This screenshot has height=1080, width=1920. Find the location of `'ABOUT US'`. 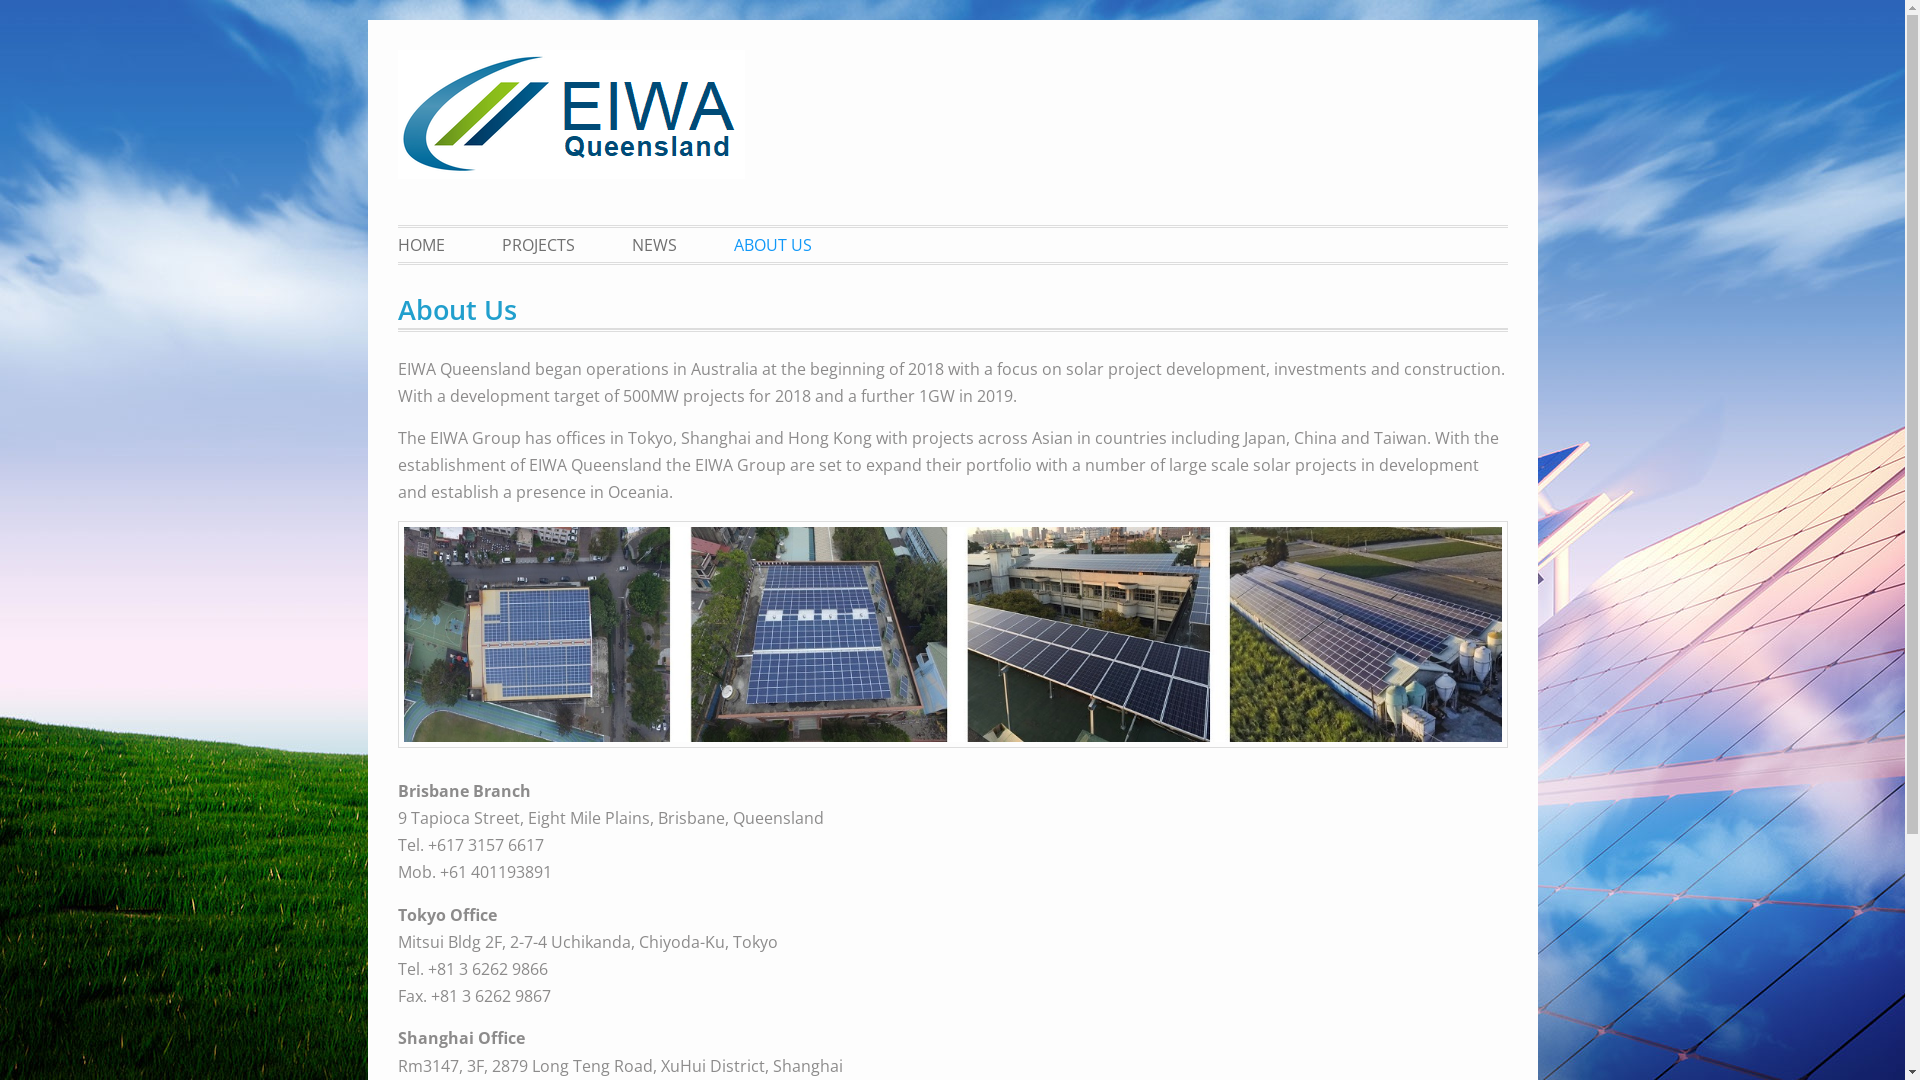

'ABOUT US' is located at coordinates (708, 244).